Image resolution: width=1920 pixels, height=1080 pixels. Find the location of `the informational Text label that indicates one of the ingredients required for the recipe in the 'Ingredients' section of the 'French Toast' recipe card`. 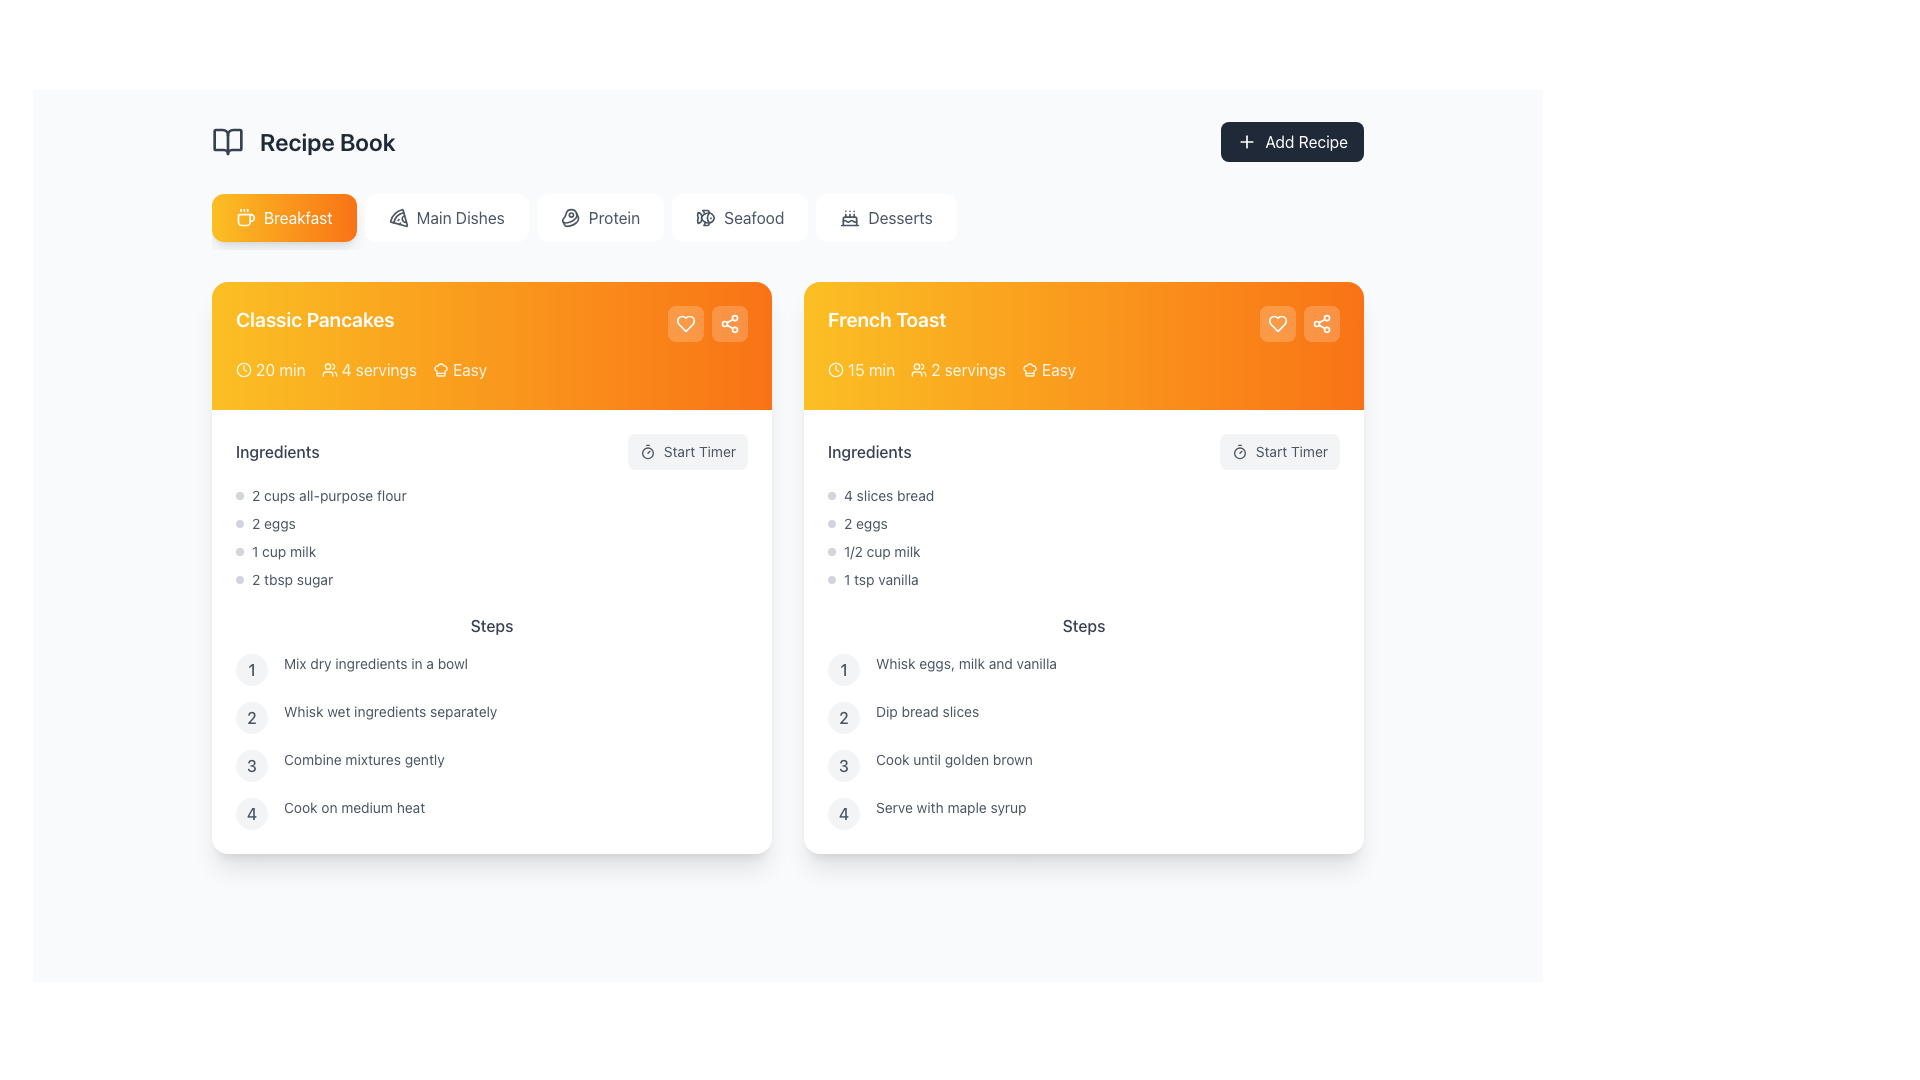

the informational Text label that indicates one of the ingredients required for the recipe in the 'Ingredients' section of the 'French Toast' recipe card is located at coordinates (881, 551).